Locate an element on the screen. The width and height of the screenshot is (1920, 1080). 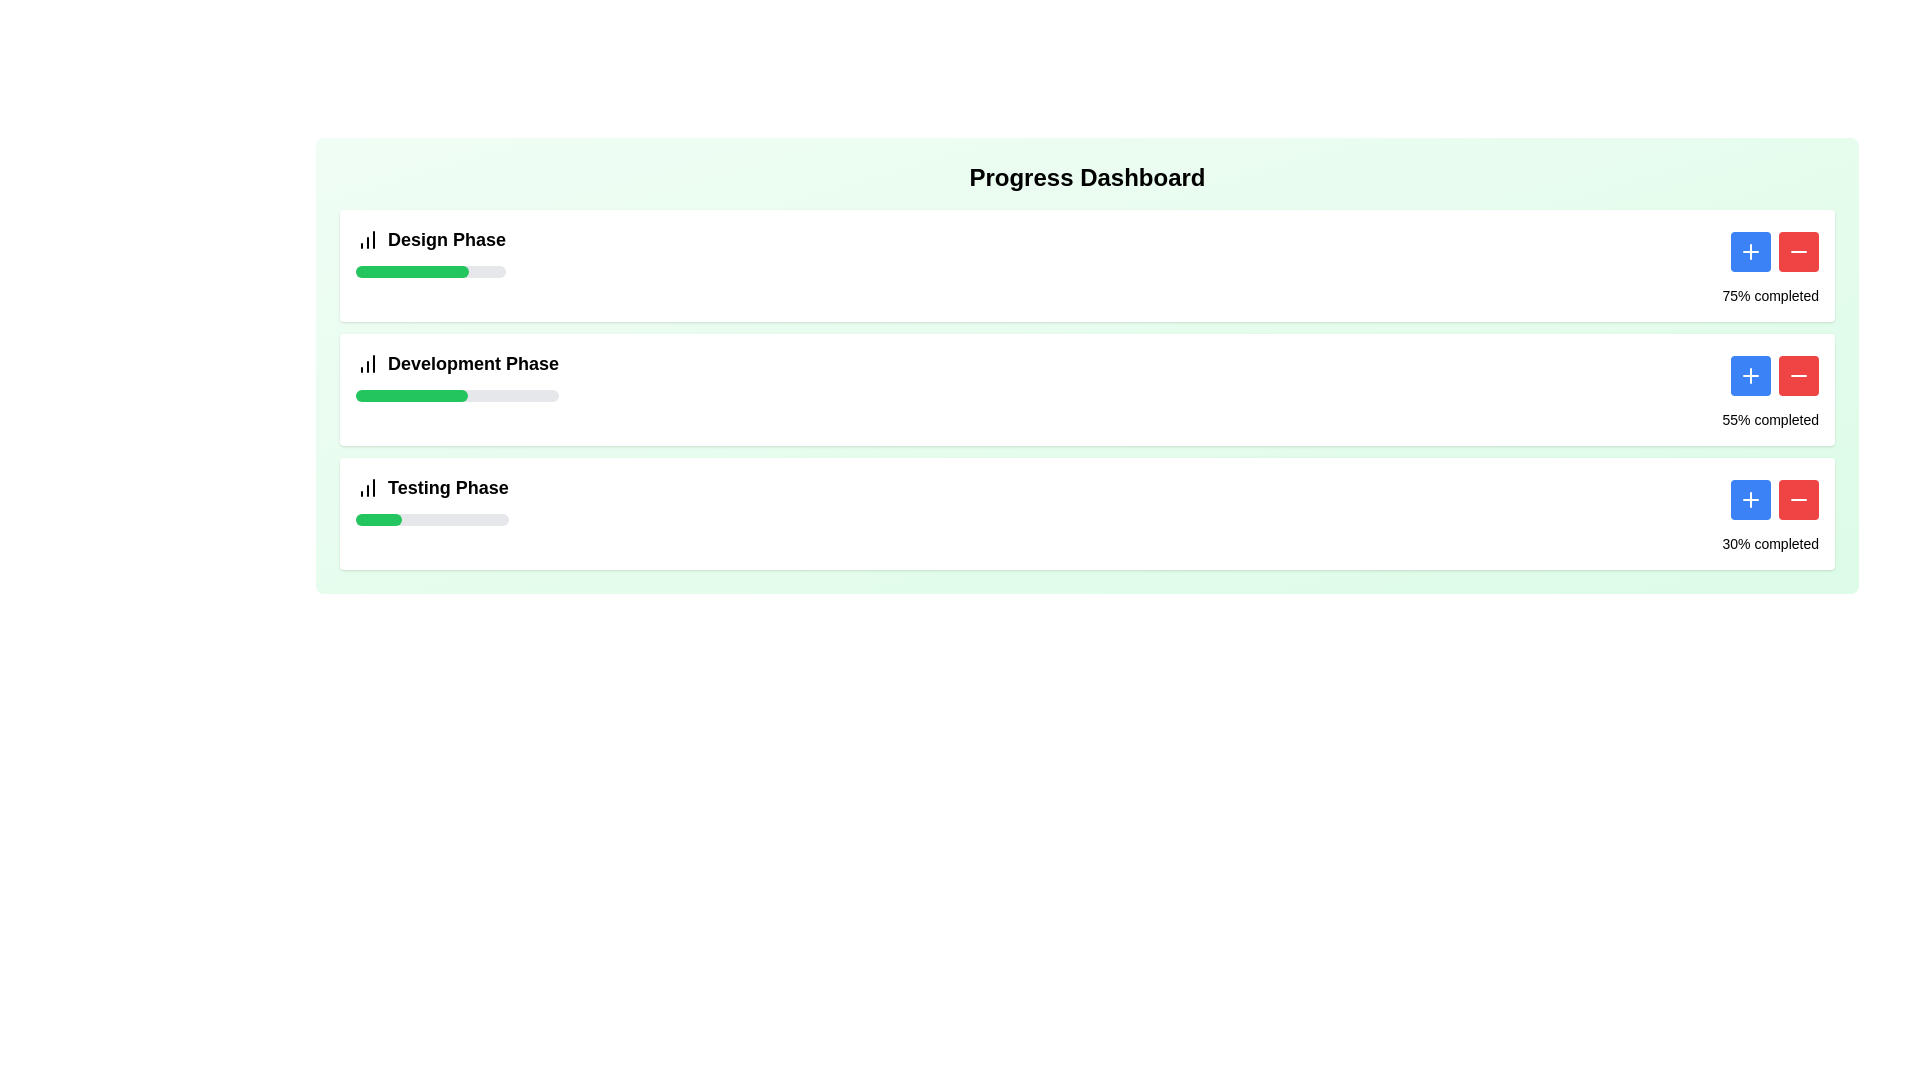
the bar chart icon element located near the left edge of the 'Testing Phase' row is located at coordinates (368, 488).